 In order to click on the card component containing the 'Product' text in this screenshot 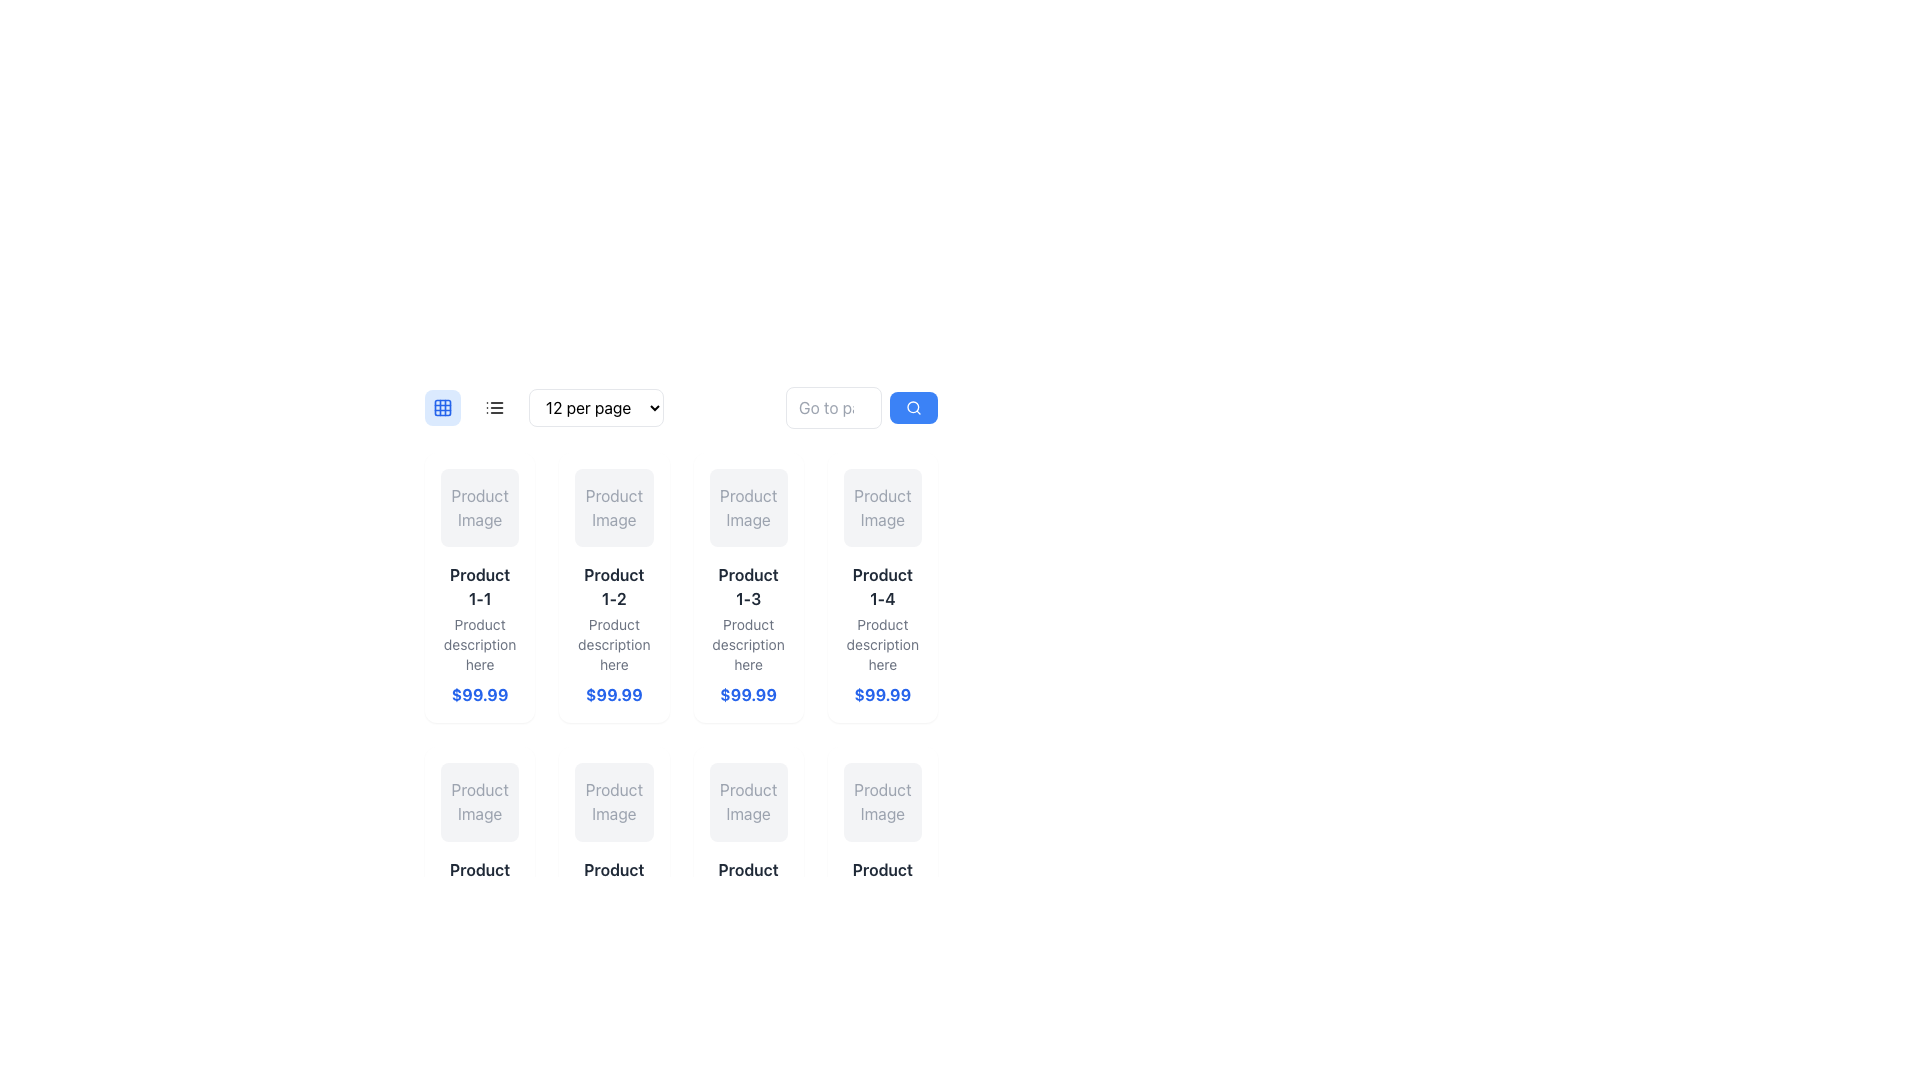, I will do `click(480, 881)`.